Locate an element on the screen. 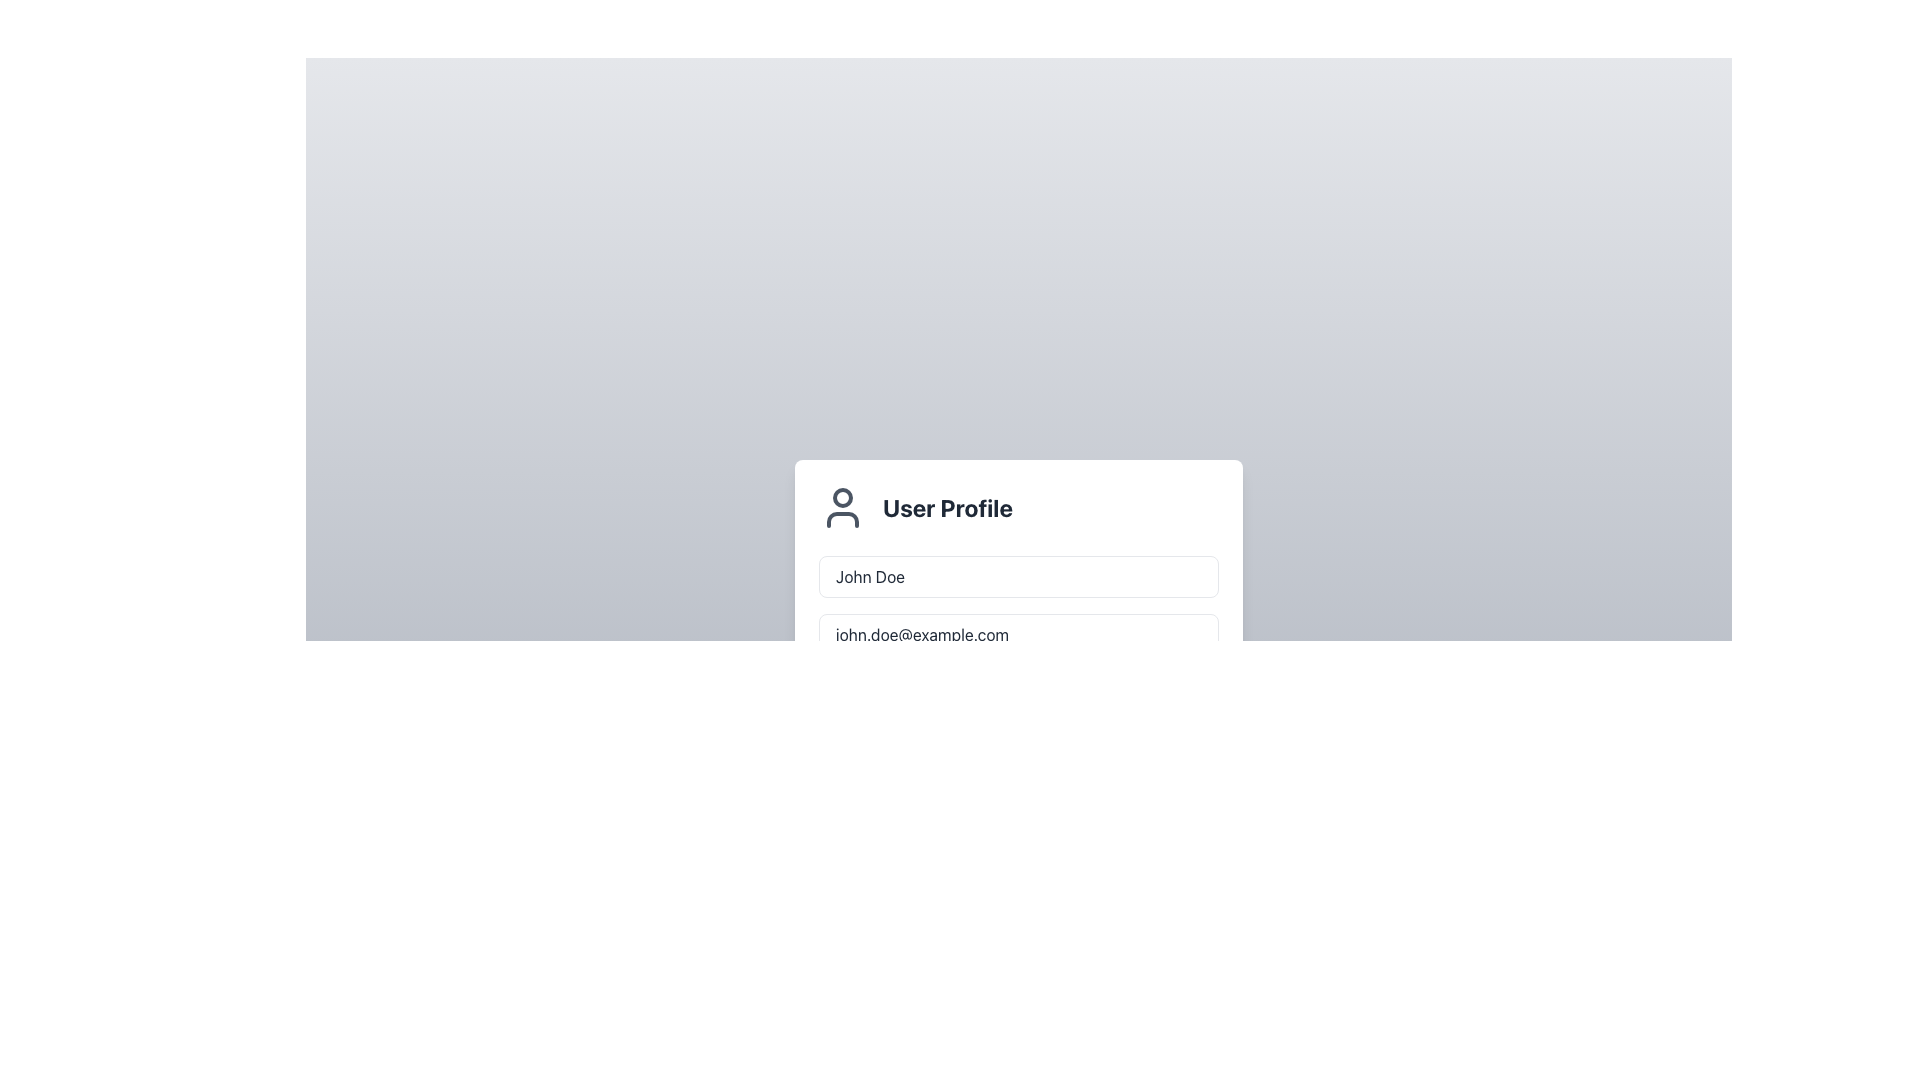  the small circular SVG element located at the center-top of the user profile icon, which represents the head within the design is located at coordinates (843, 496).